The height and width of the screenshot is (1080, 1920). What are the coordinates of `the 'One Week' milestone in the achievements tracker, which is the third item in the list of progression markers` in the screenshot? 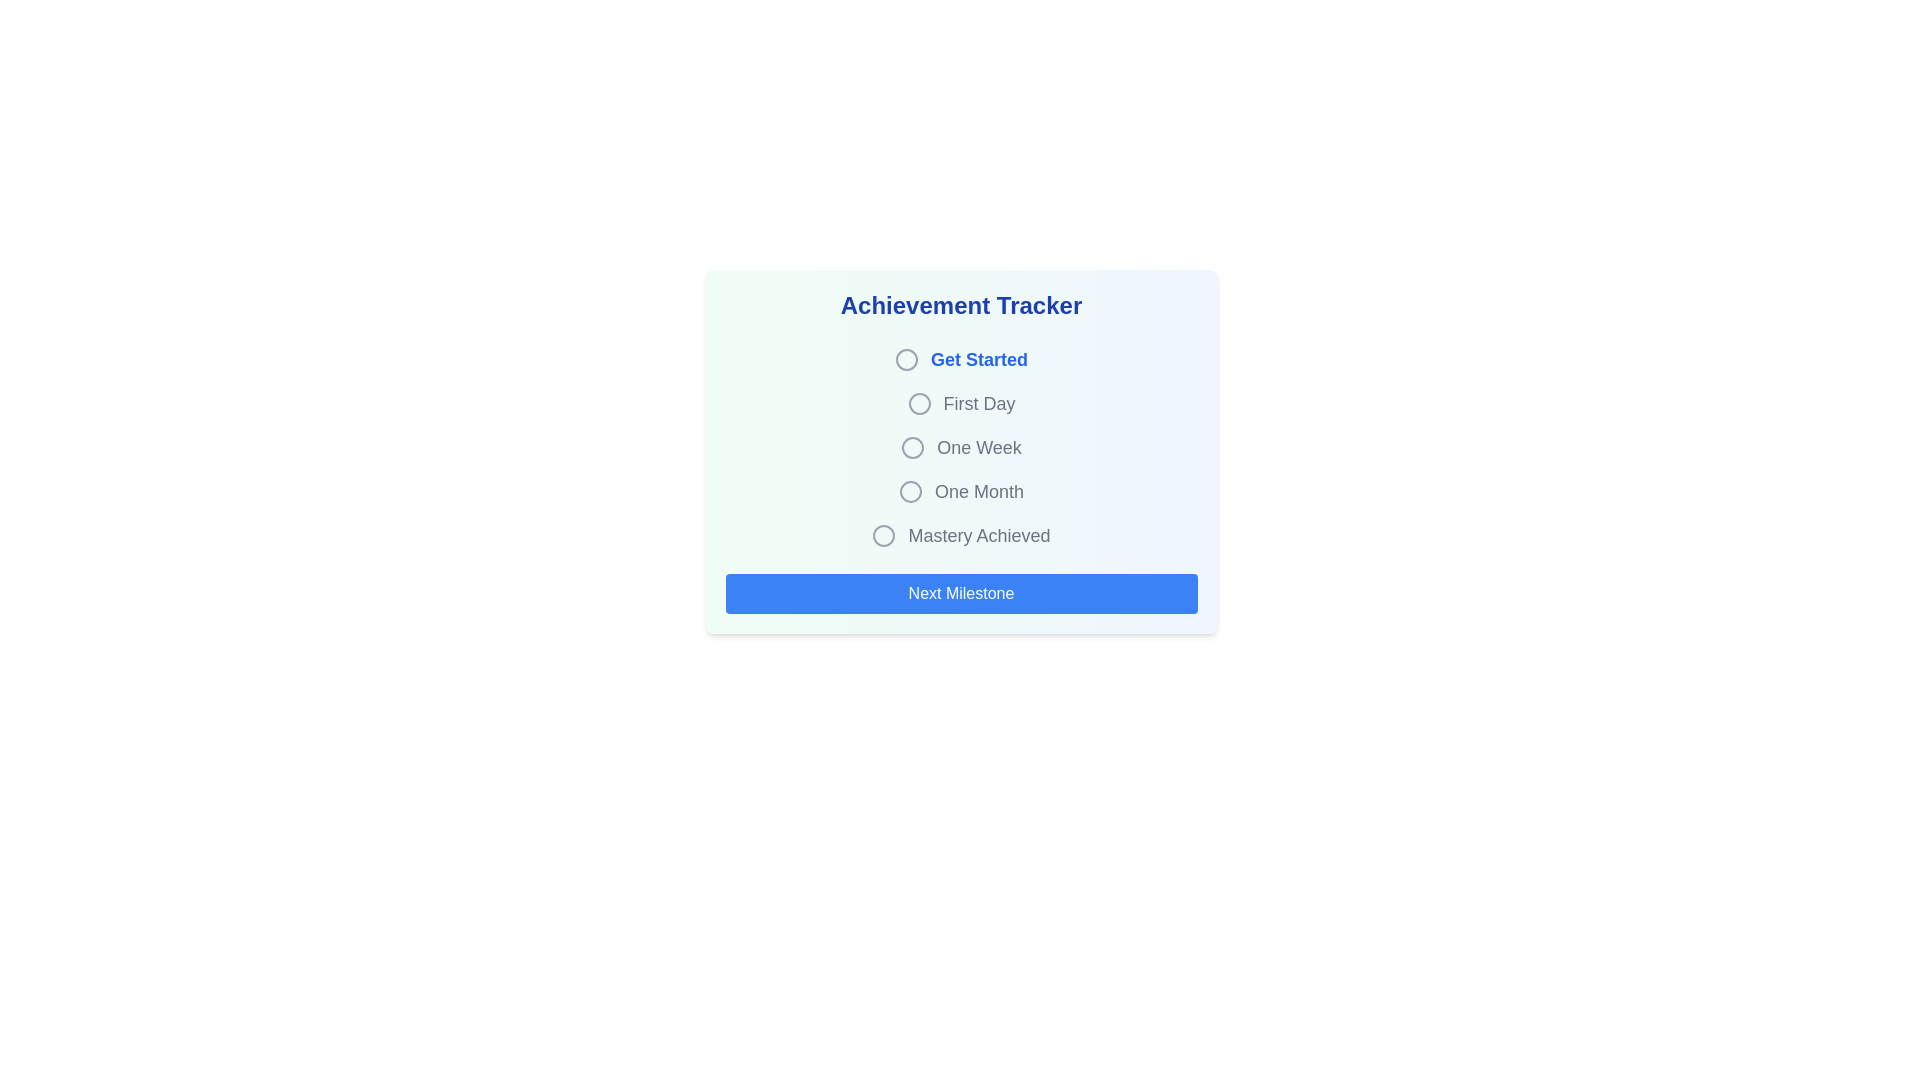 It's located at (961, 451).